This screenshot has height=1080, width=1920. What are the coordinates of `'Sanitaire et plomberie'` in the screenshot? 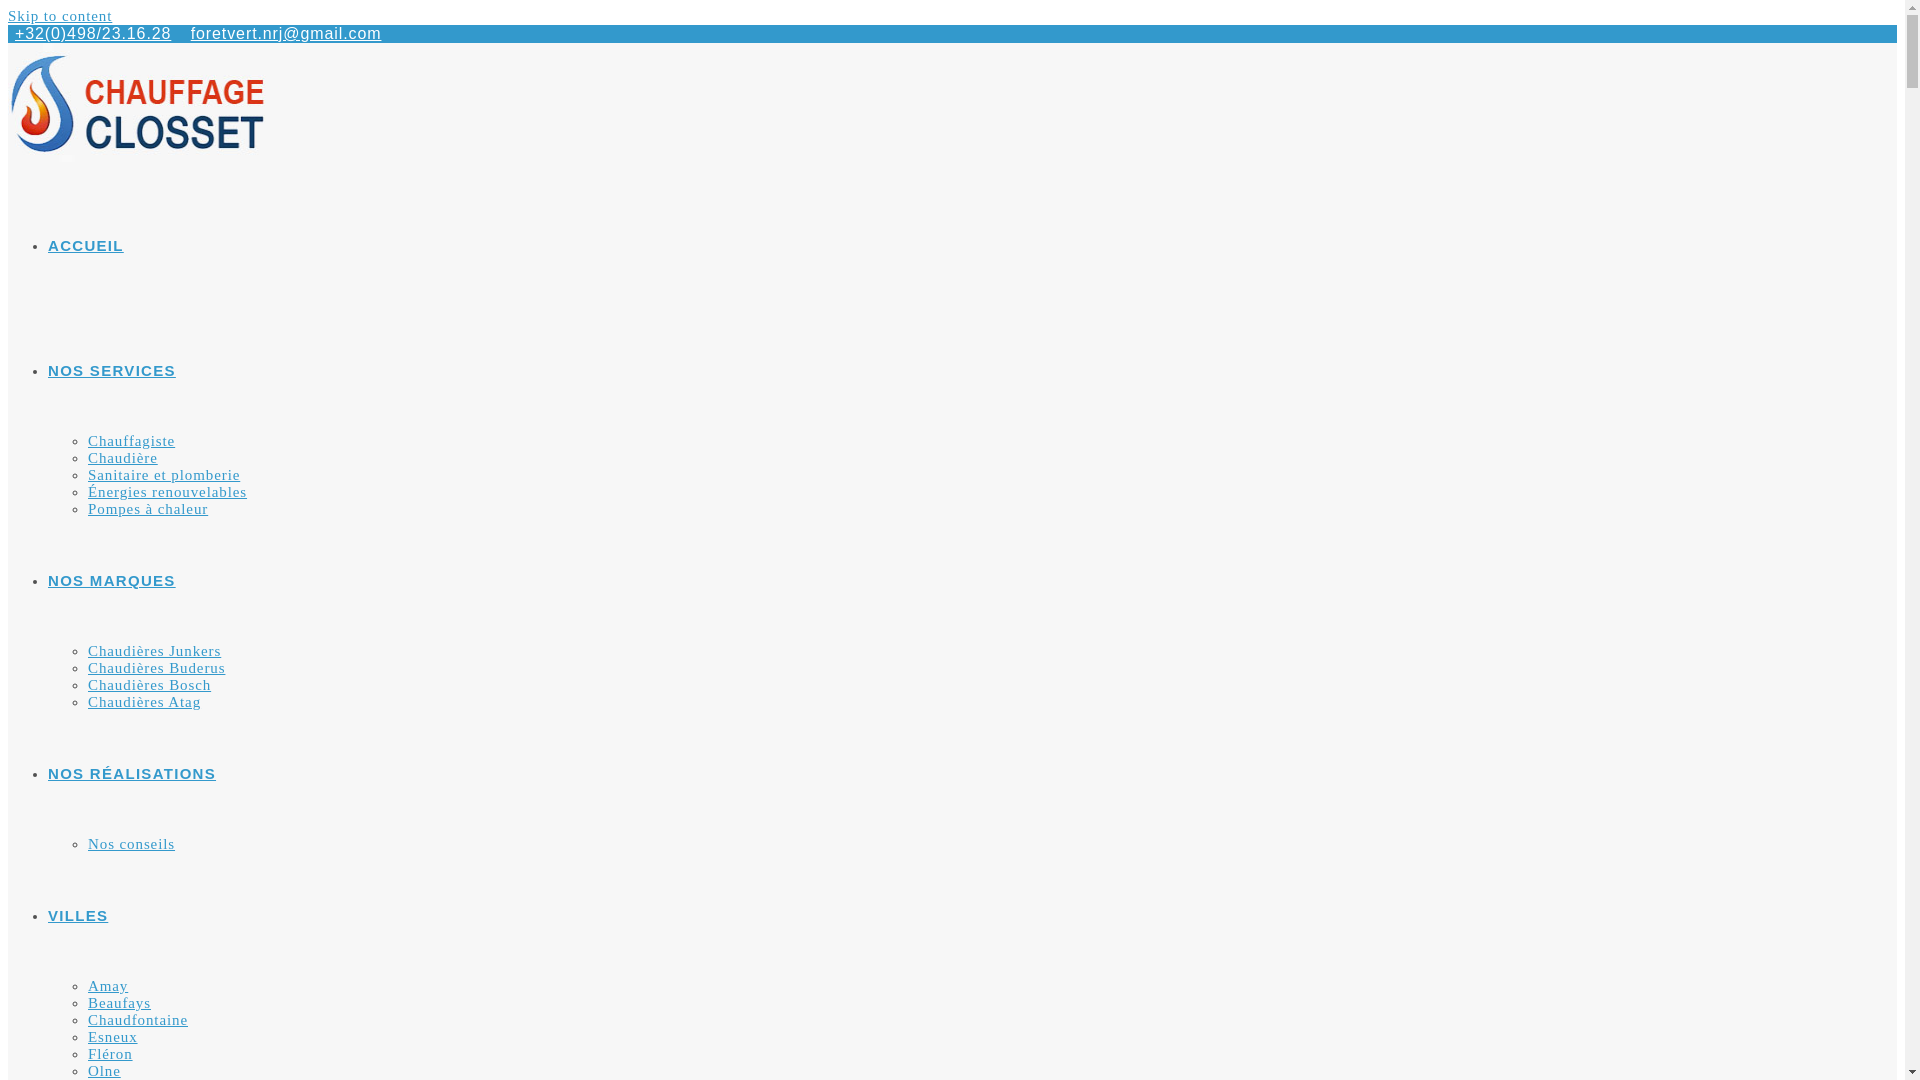 It's located at (163, 474).